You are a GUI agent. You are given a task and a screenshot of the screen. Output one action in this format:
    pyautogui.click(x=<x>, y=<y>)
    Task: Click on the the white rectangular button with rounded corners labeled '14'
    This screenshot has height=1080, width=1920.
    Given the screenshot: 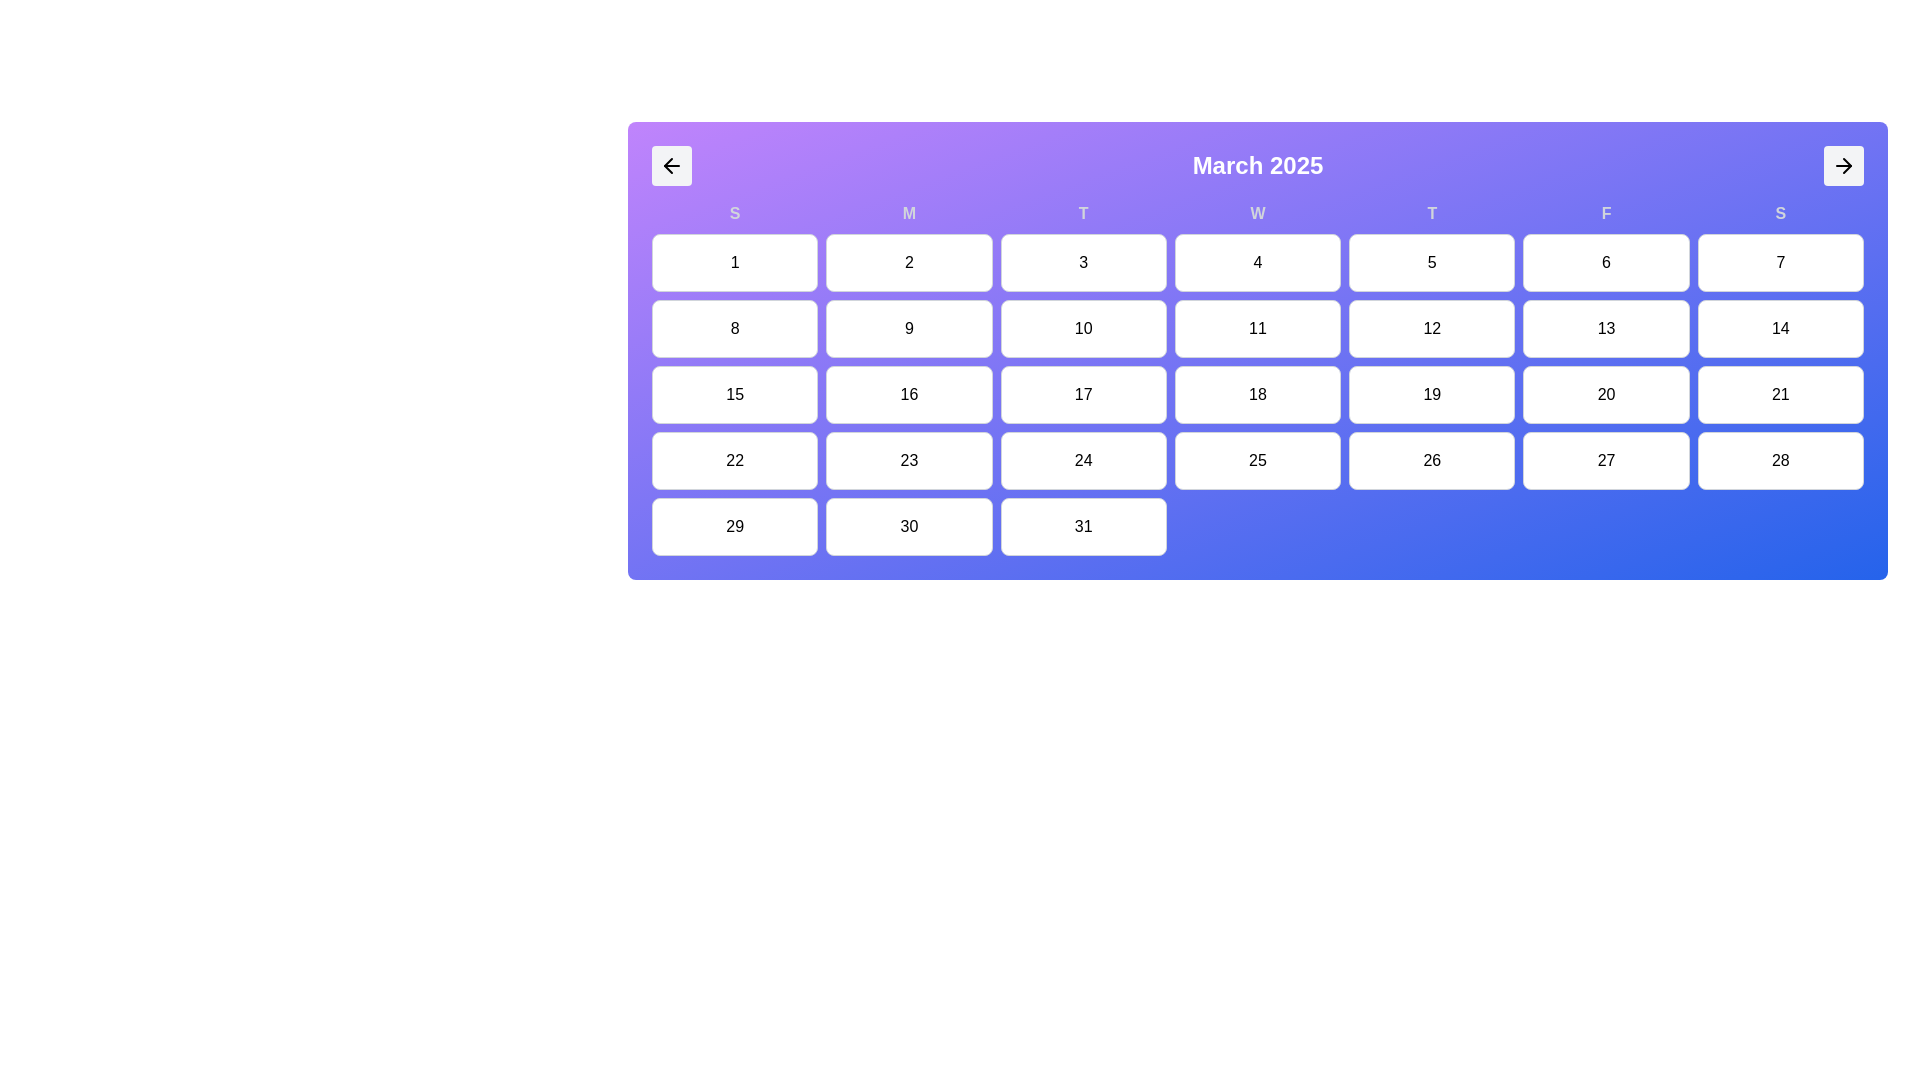 What is the action you would take?
    pyautogui.click(x=1780, y=327)
    